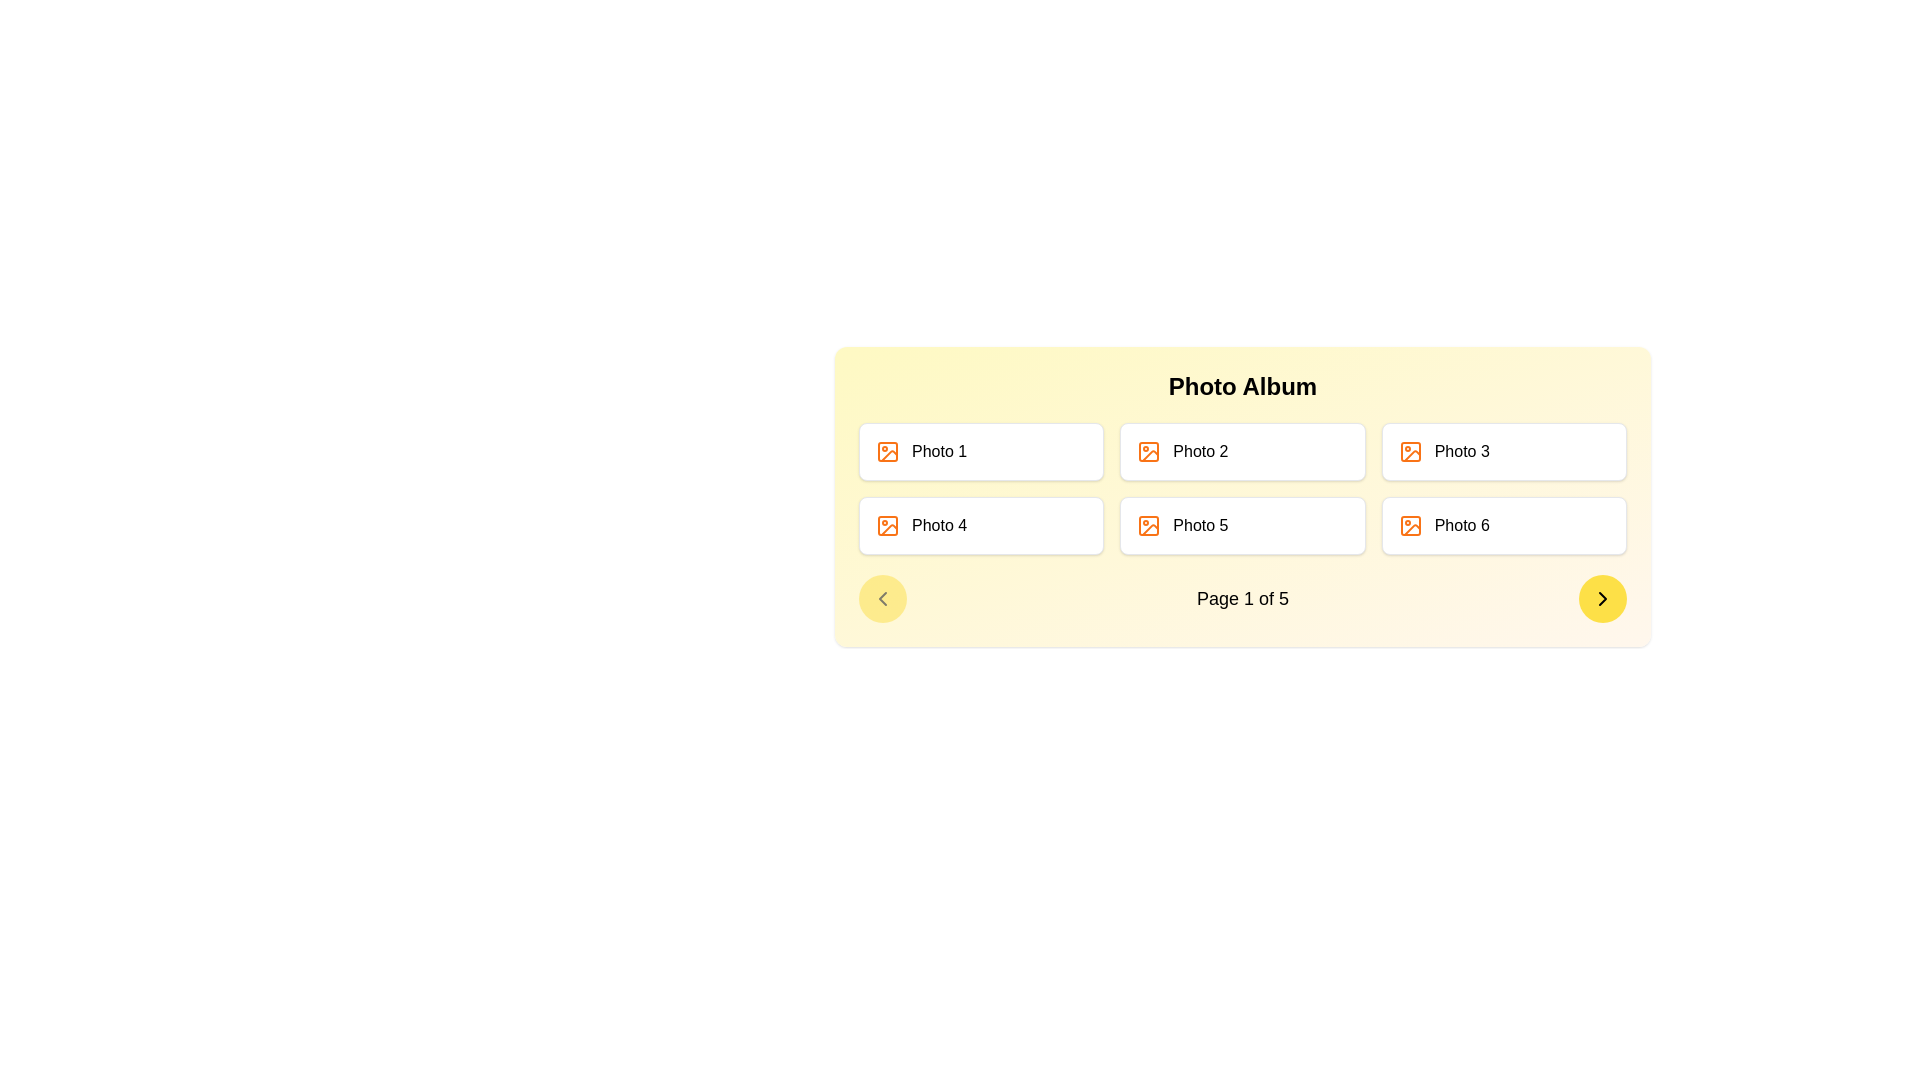 The width and height of the screenshot is (1920, 1080). I want to click on text from the Text Label located in the second row and first column under the 'Photo Album' section, directly below the 'Photo 1' label, so click(938, 524).